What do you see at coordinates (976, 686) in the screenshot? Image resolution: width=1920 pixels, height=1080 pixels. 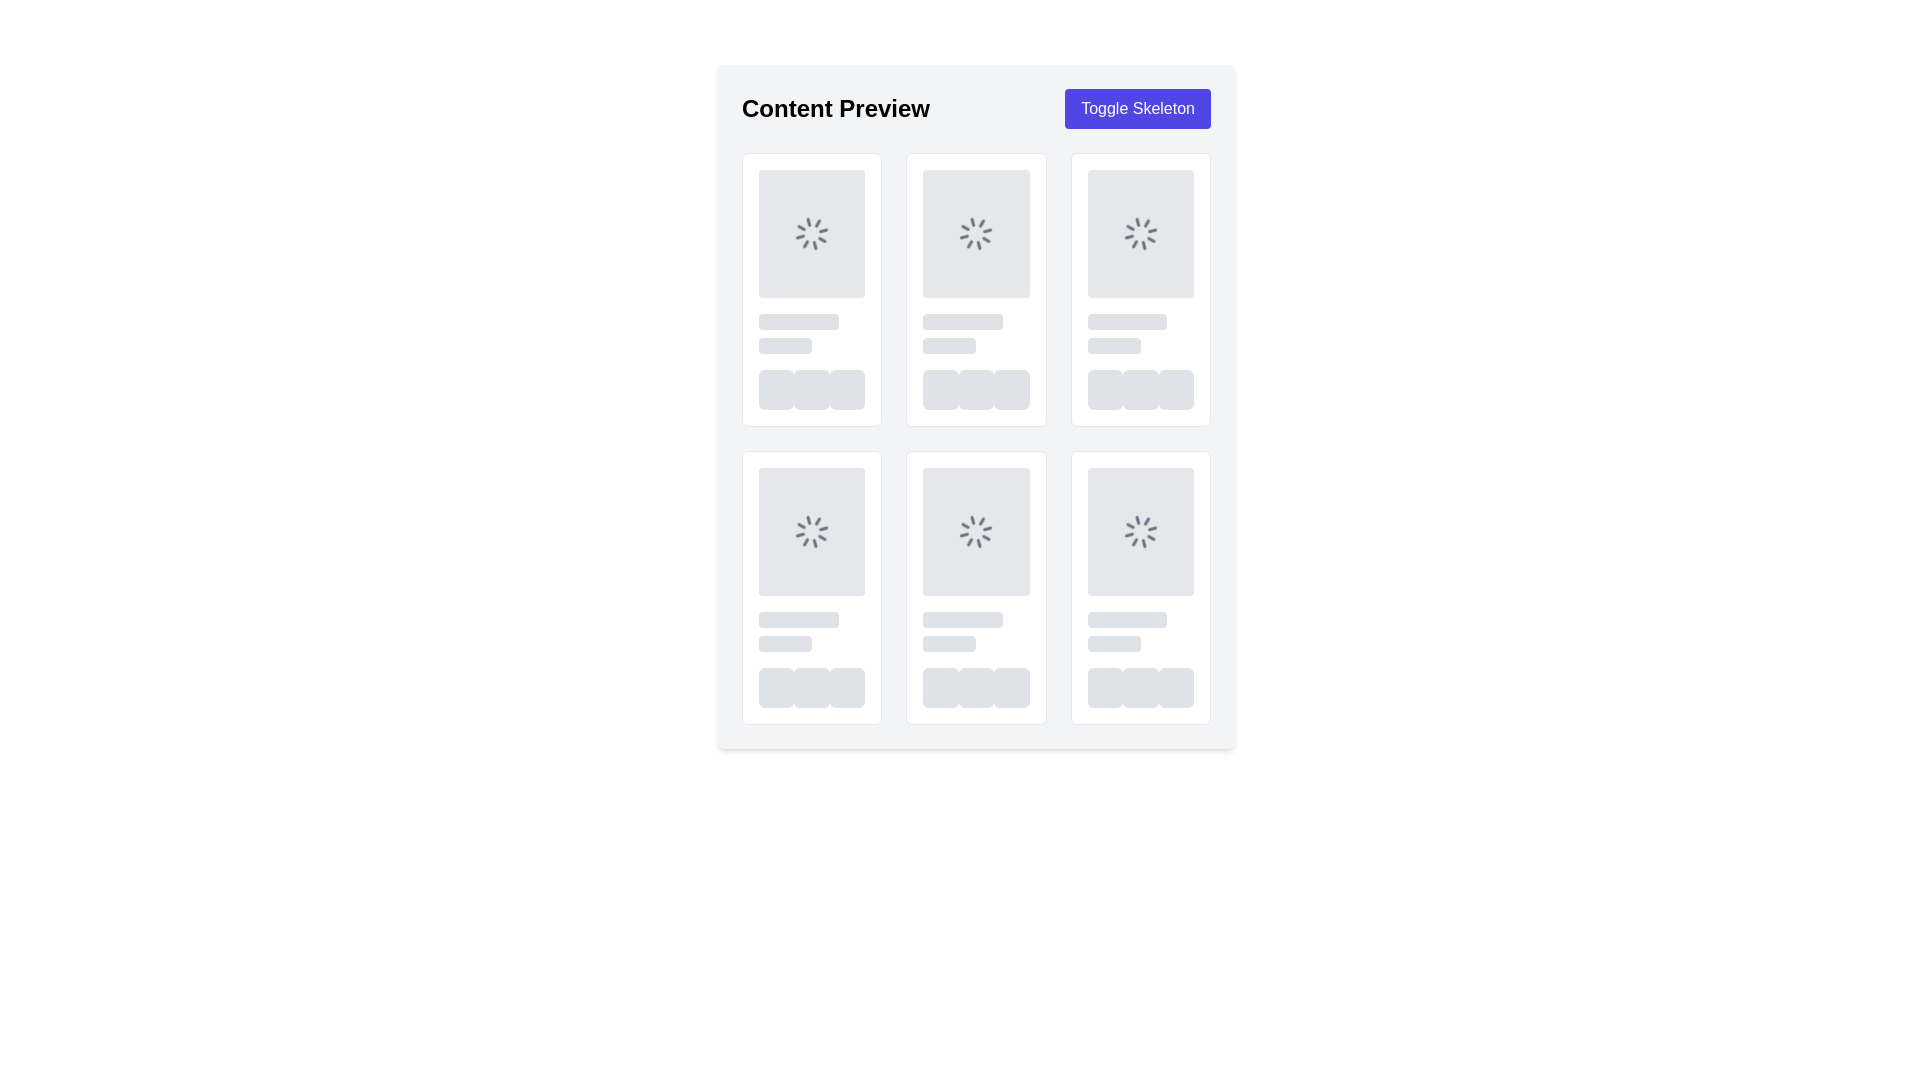 I see `Loading placeholder, a small square component with a light gray background and rounded corners, located centrally in the layout` at bounding box center [976, 686].